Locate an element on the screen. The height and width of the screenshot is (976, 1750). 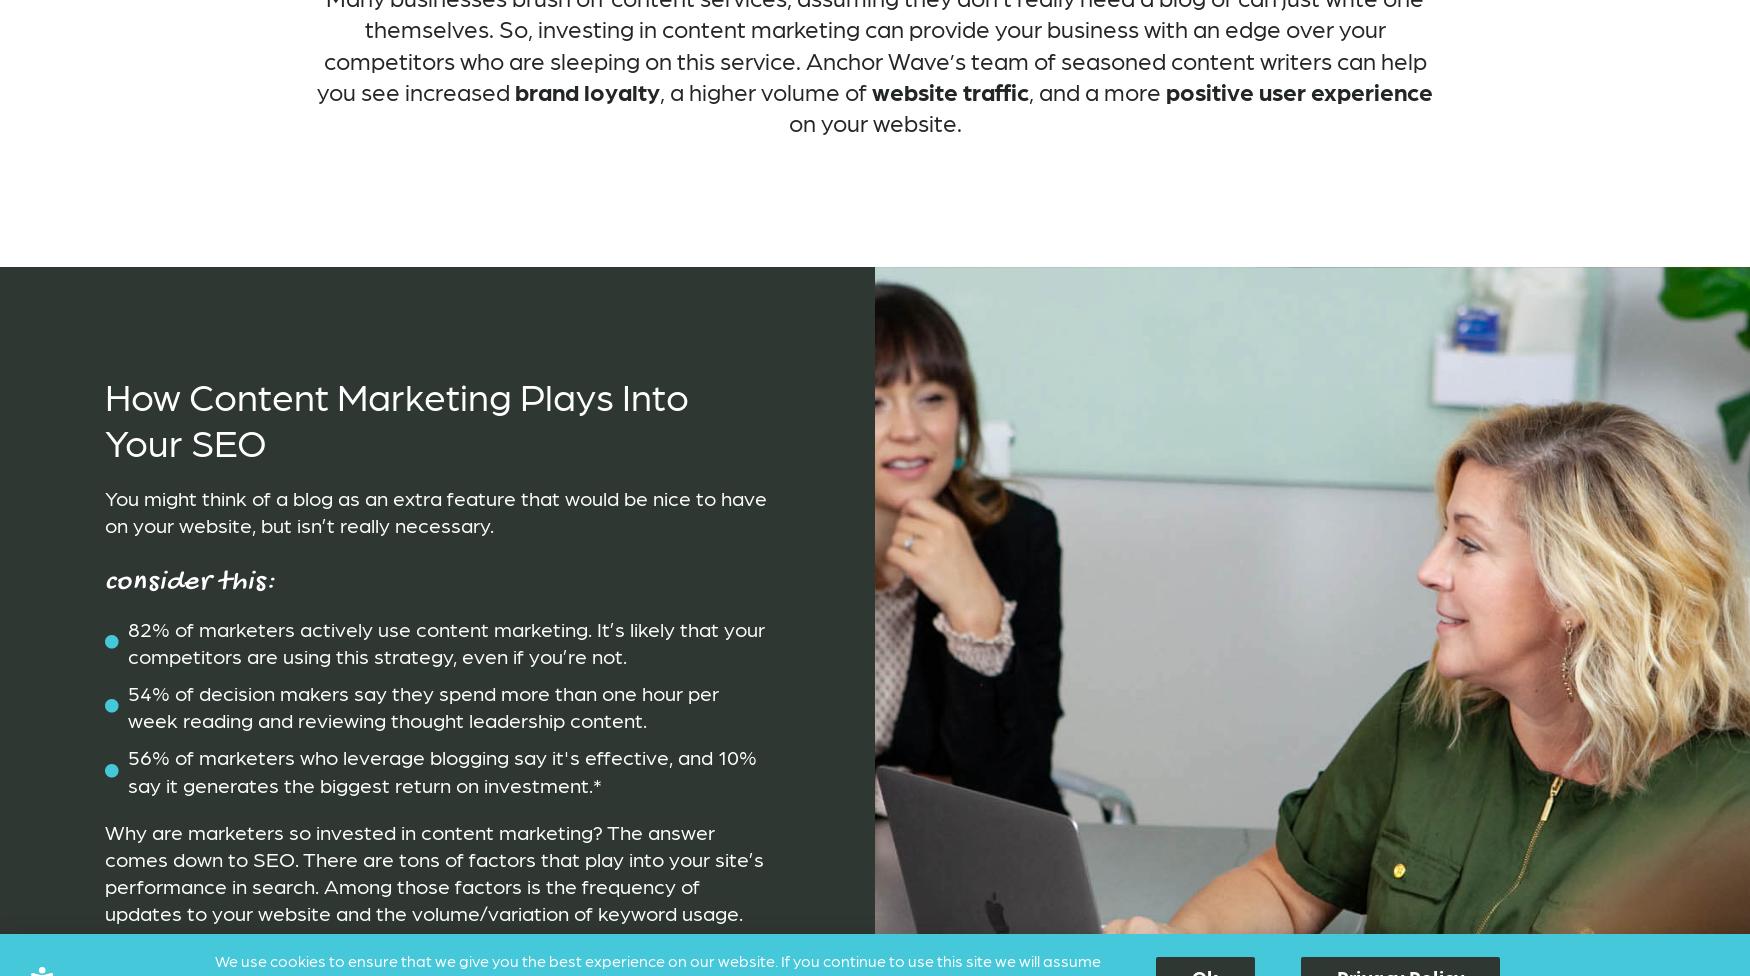
'on your website.' is located at coordinates (874, 121).